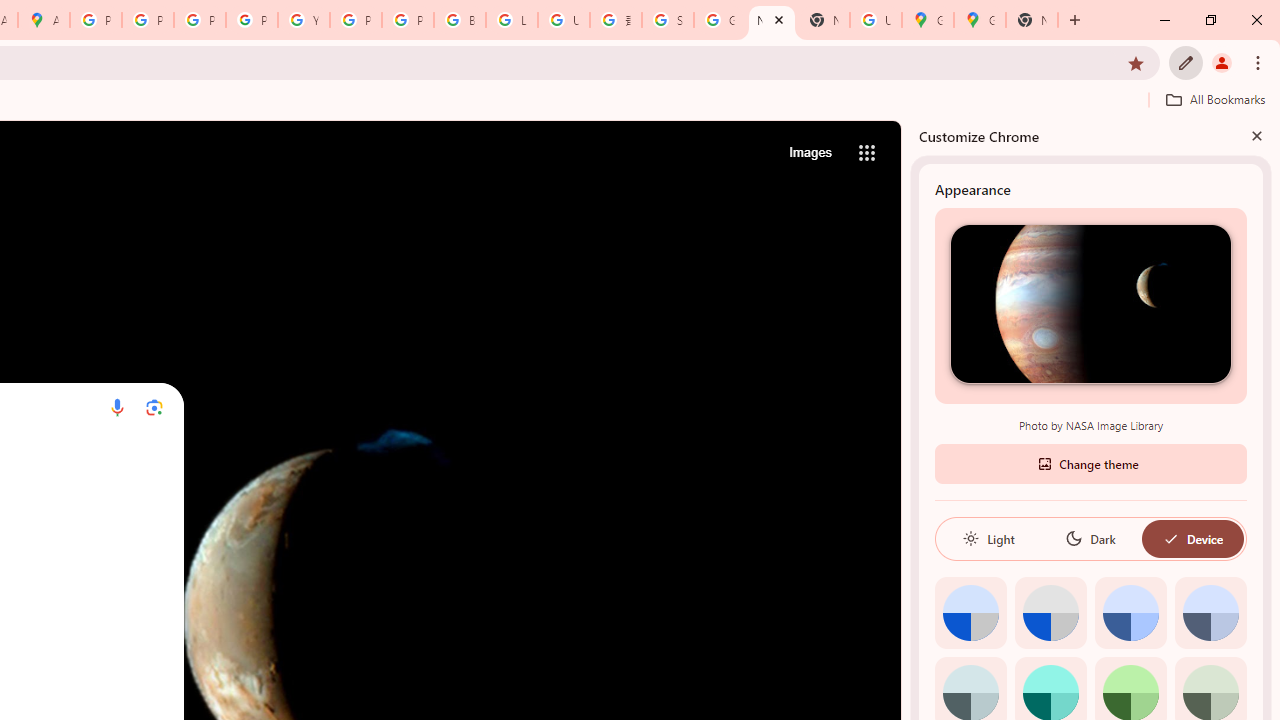 The image size is (1280, 720). I want to click on 'Browse Chrome as a guest - Computer - Google Chrome Help', so click(459, 20).